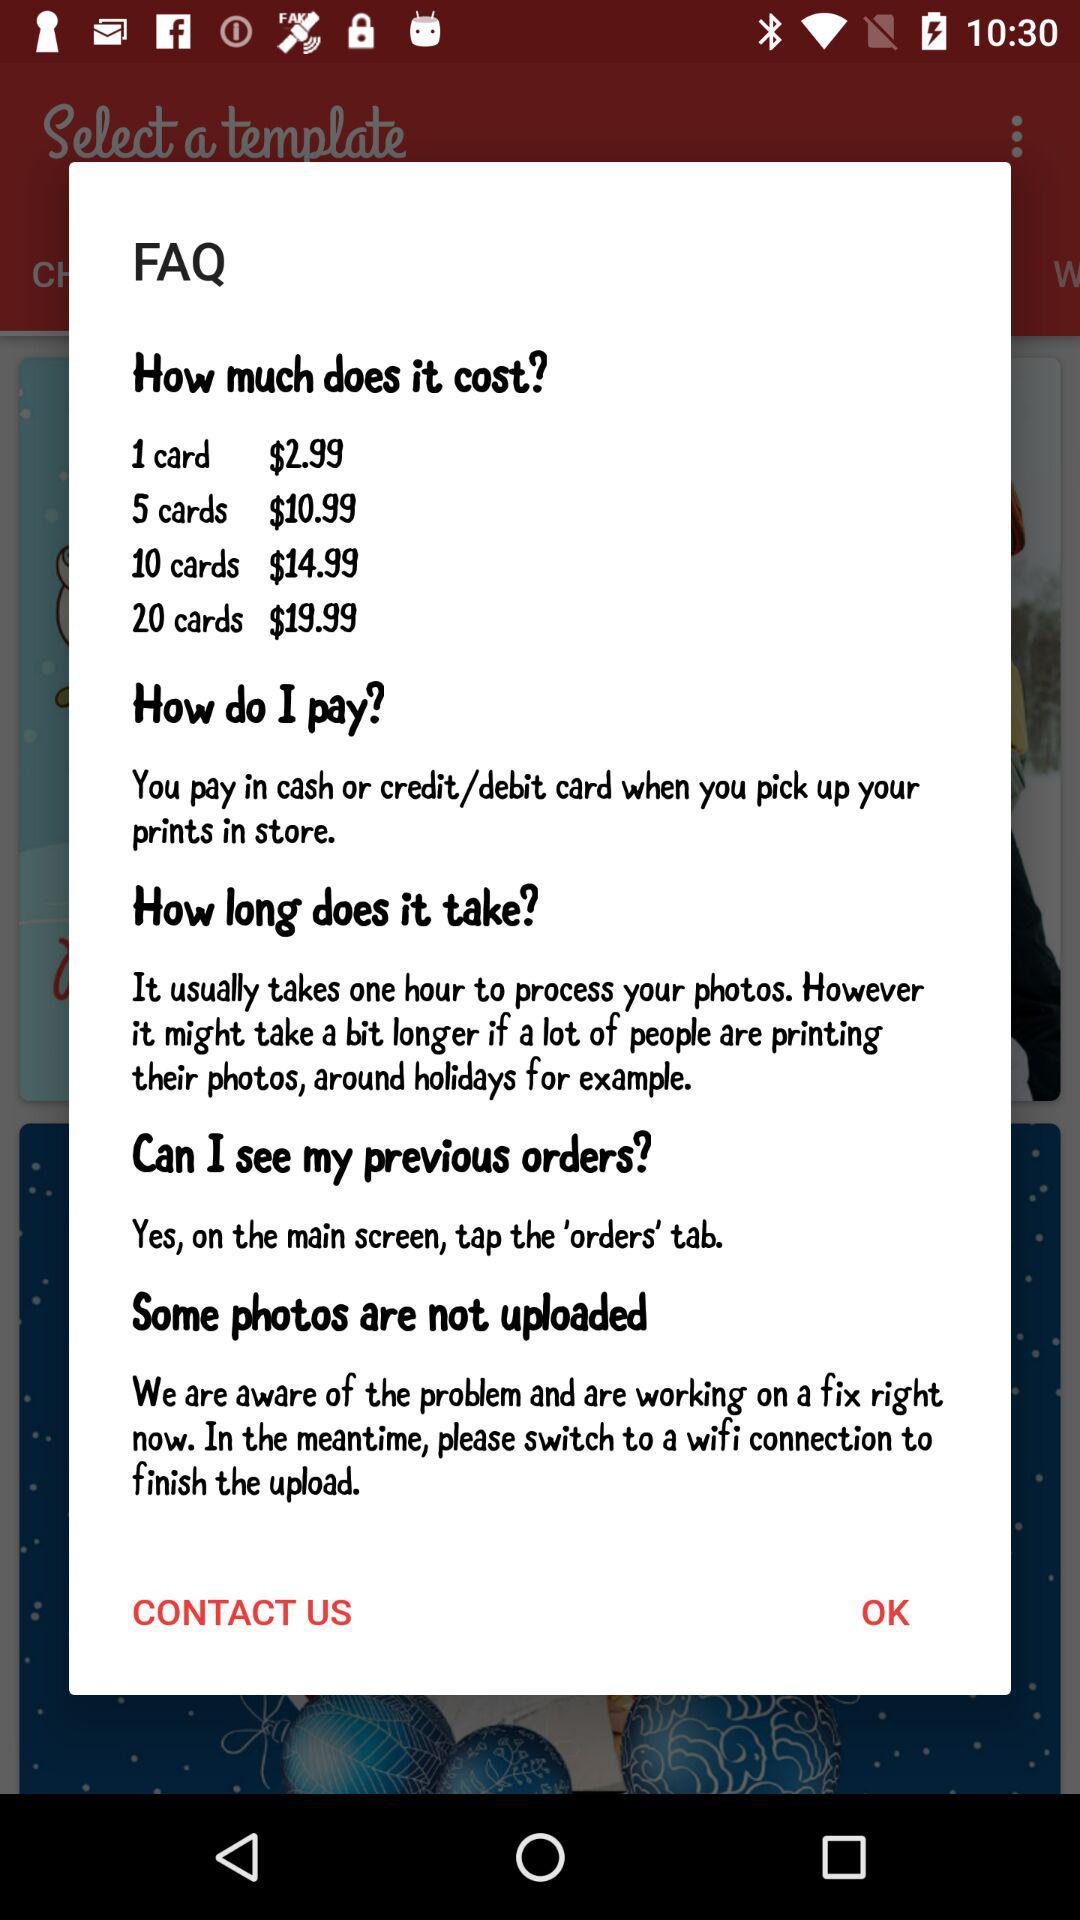 This screenshot has width=1080, height=1920. I want to click on contact us, so click(241, 1611).